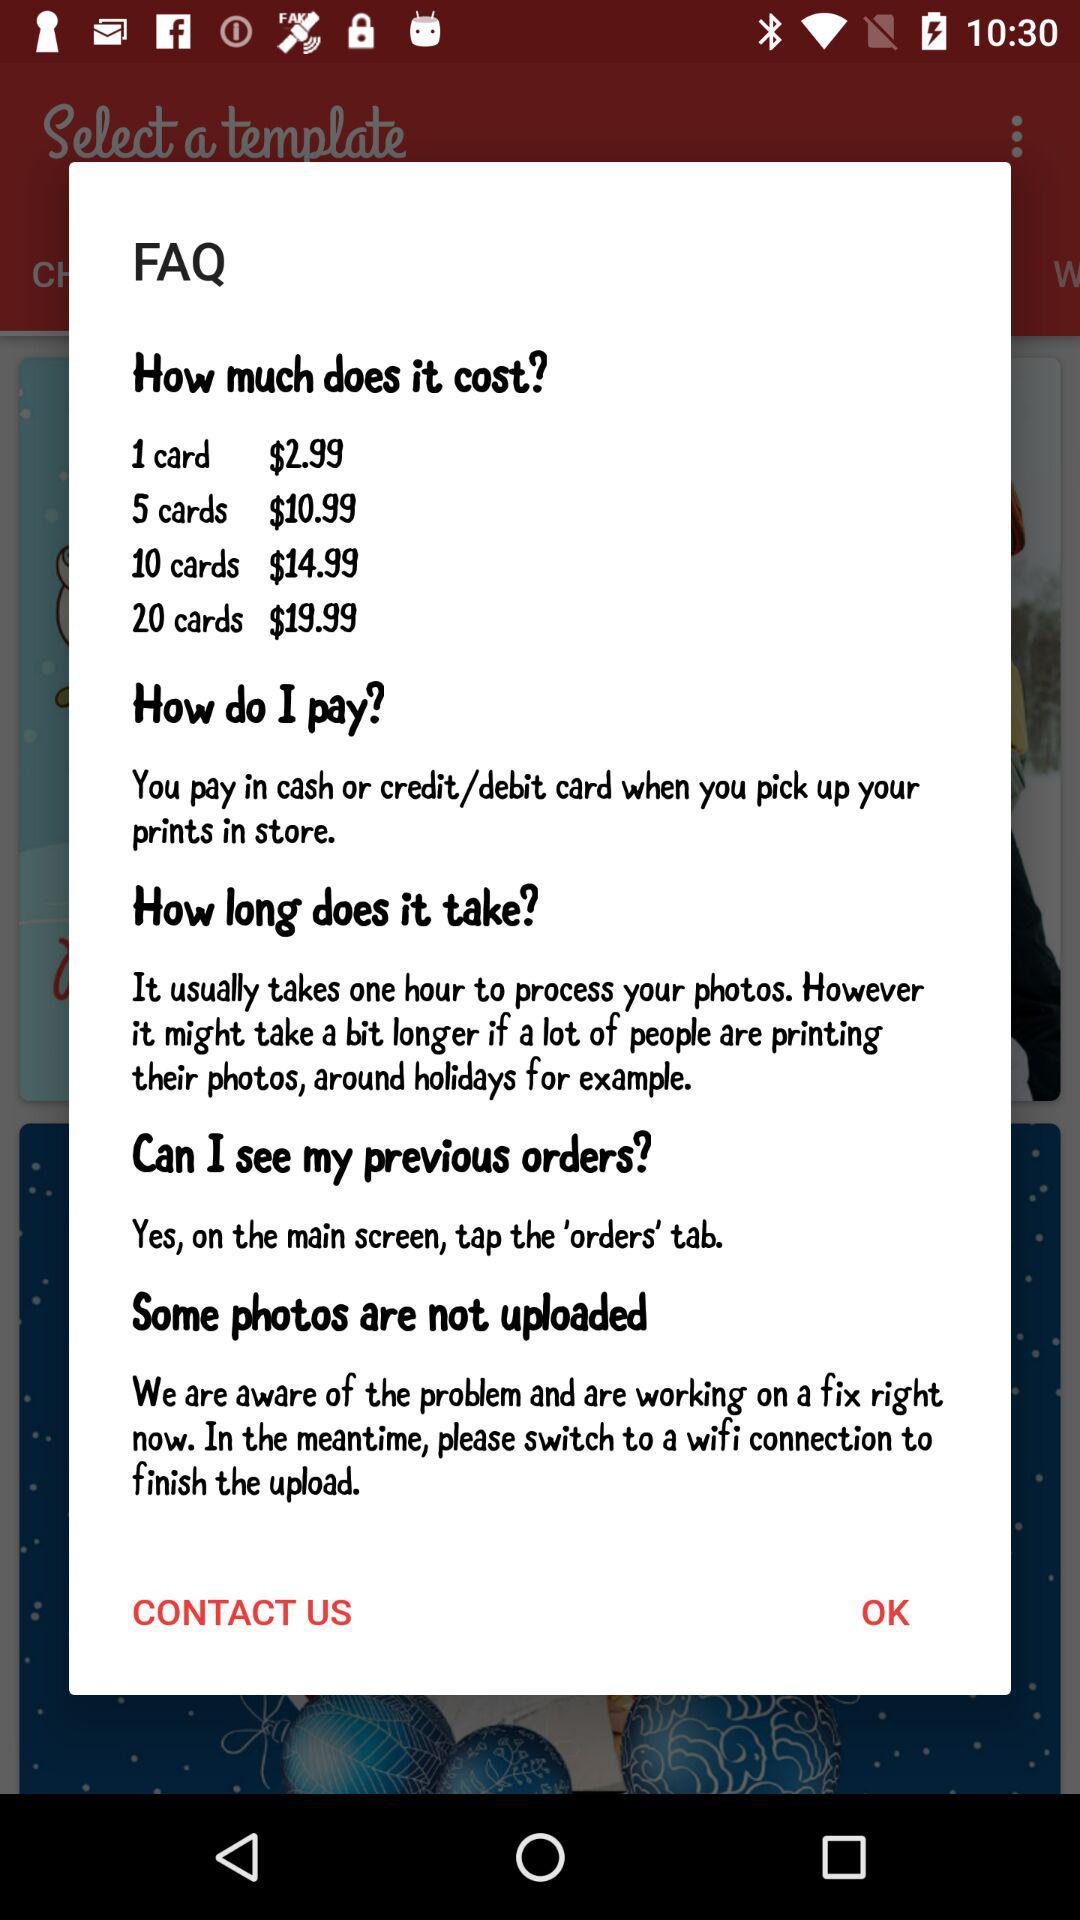 This screenshot has width=1080, height=1920. I want to click on contact us, so click(241, 1611).